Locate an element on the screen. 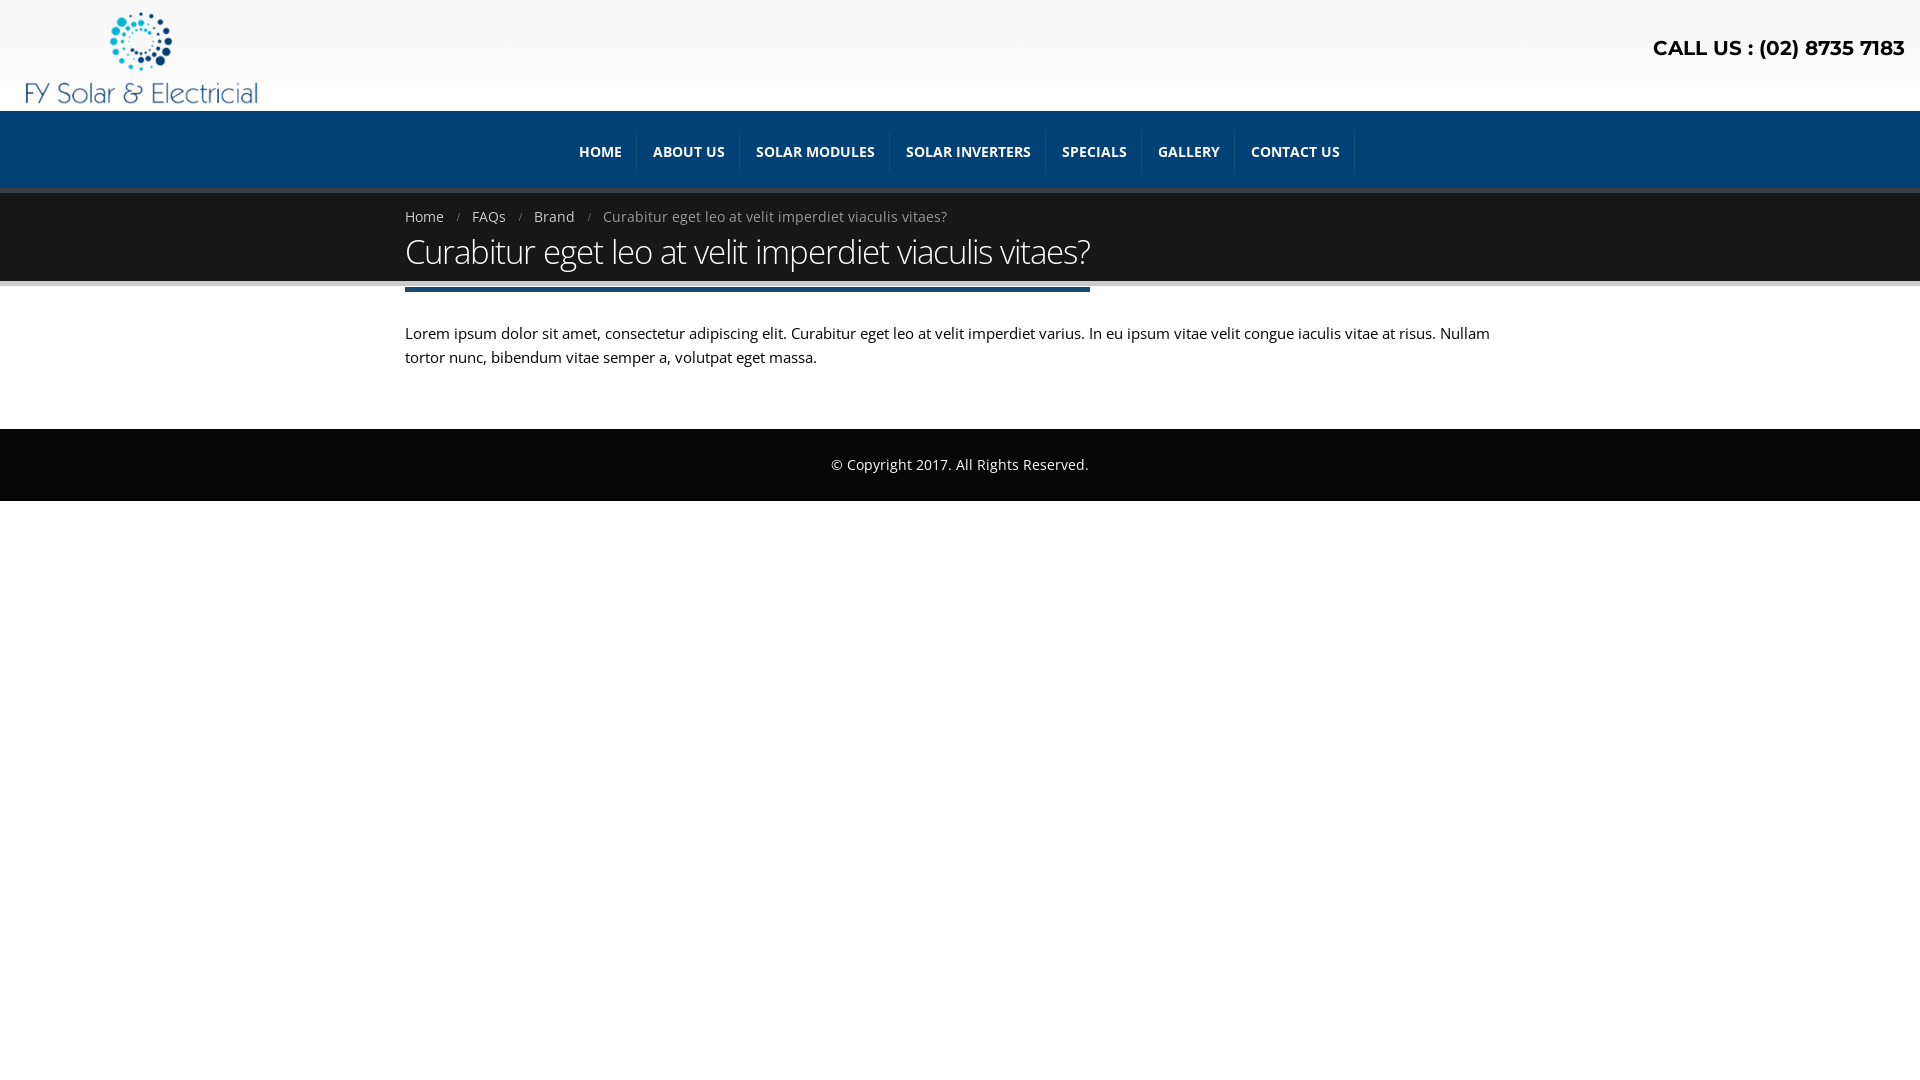 The image size is (1920, 1080). 'Home' is located at coordinates (423, 216).